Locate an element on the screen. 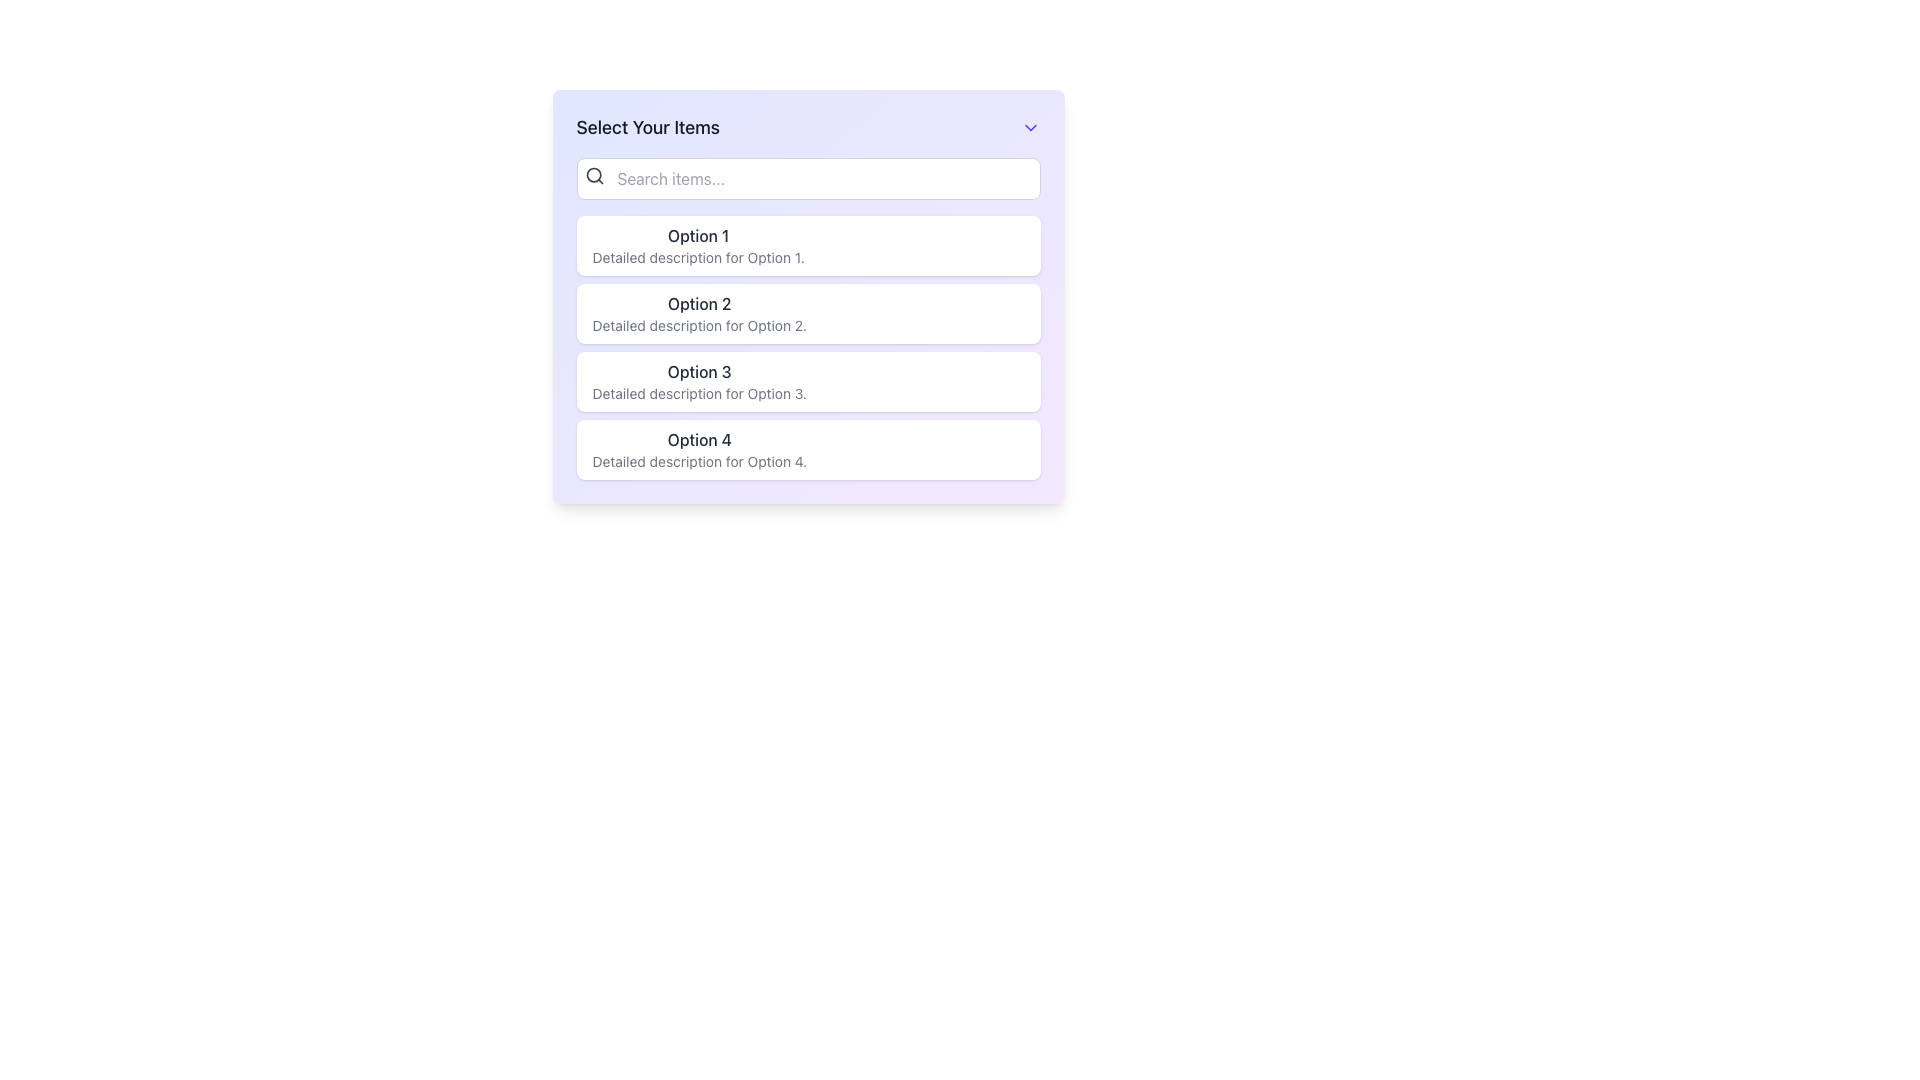  the static text label that provides additional context for the options, located below the 'Option 1.' text in the first option block is located at coordinates (698, 257).